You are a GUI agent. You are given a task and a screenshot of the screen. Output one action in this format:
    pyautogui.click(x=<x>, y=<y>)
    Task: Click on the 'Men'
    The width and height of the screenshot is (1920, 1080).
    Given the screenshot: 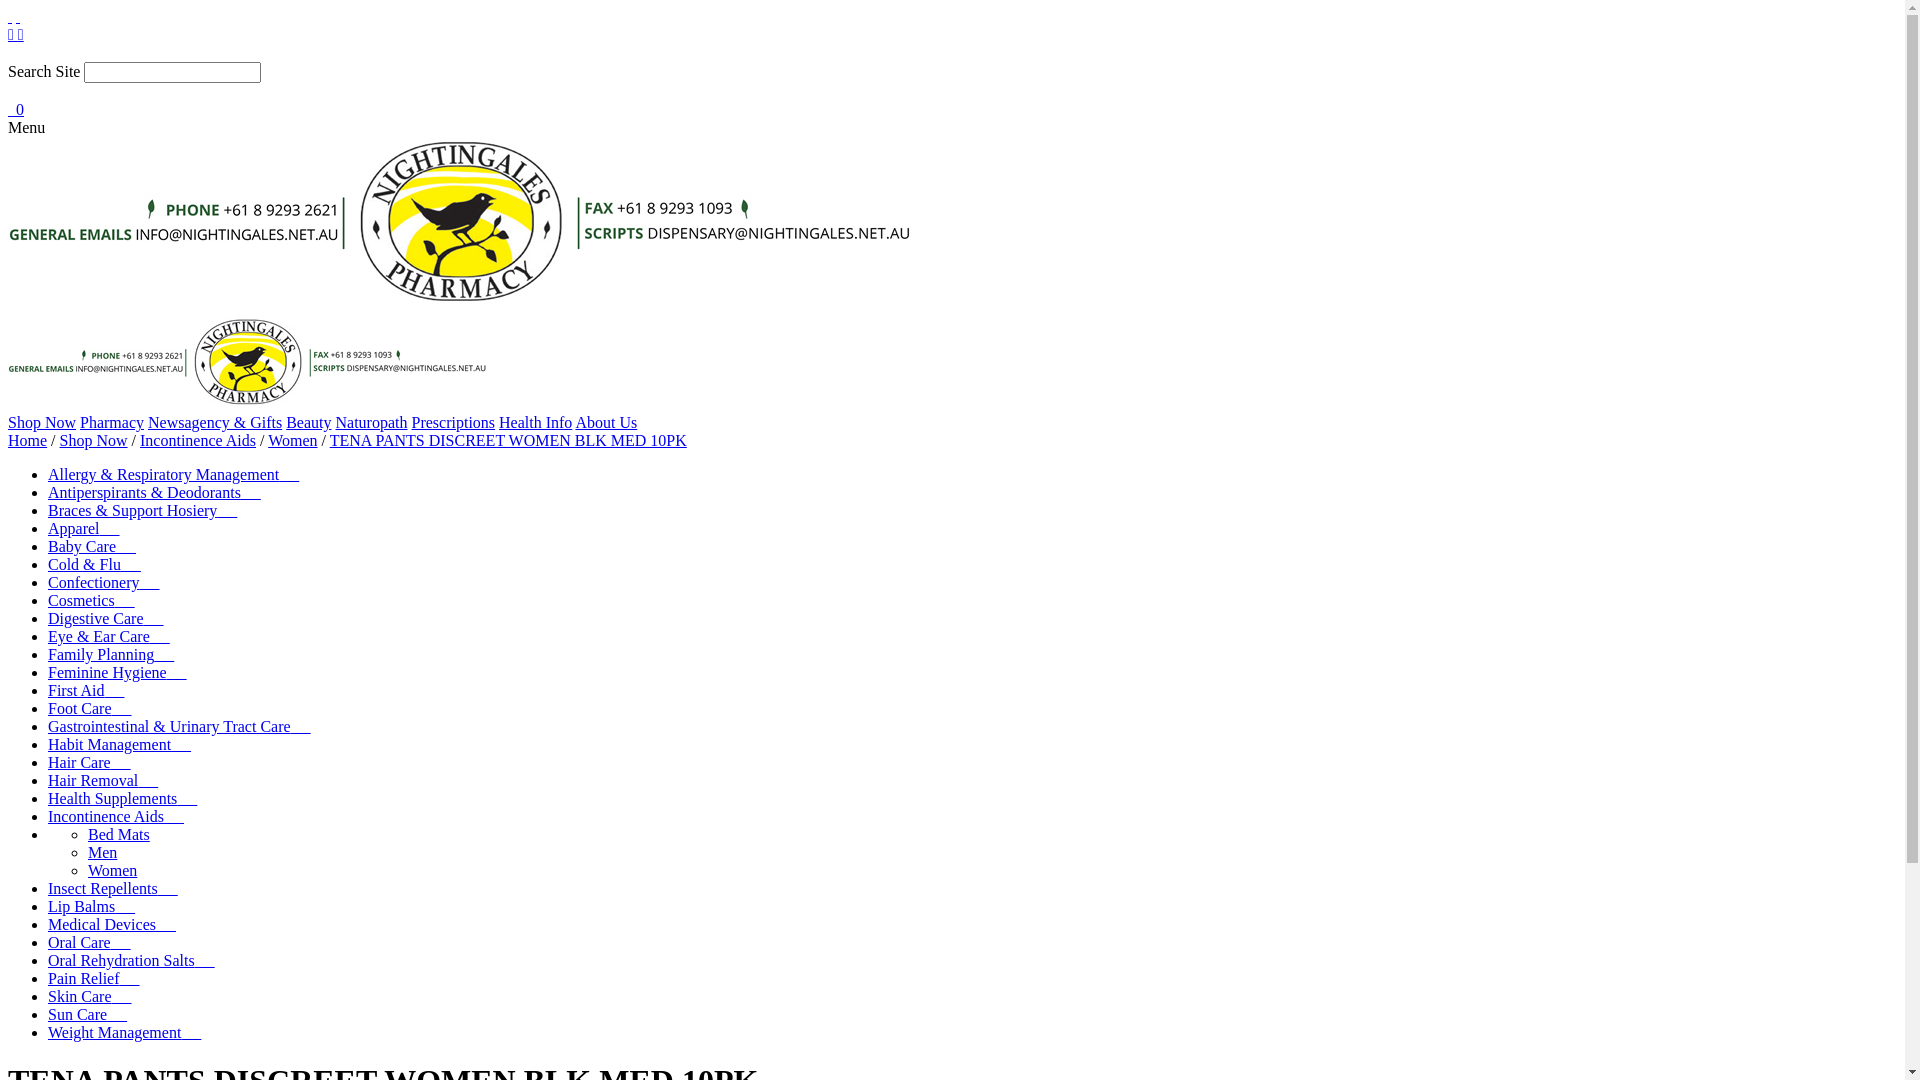 What is the action you would take?
    pyautogui.click(x=86, y=852)
    